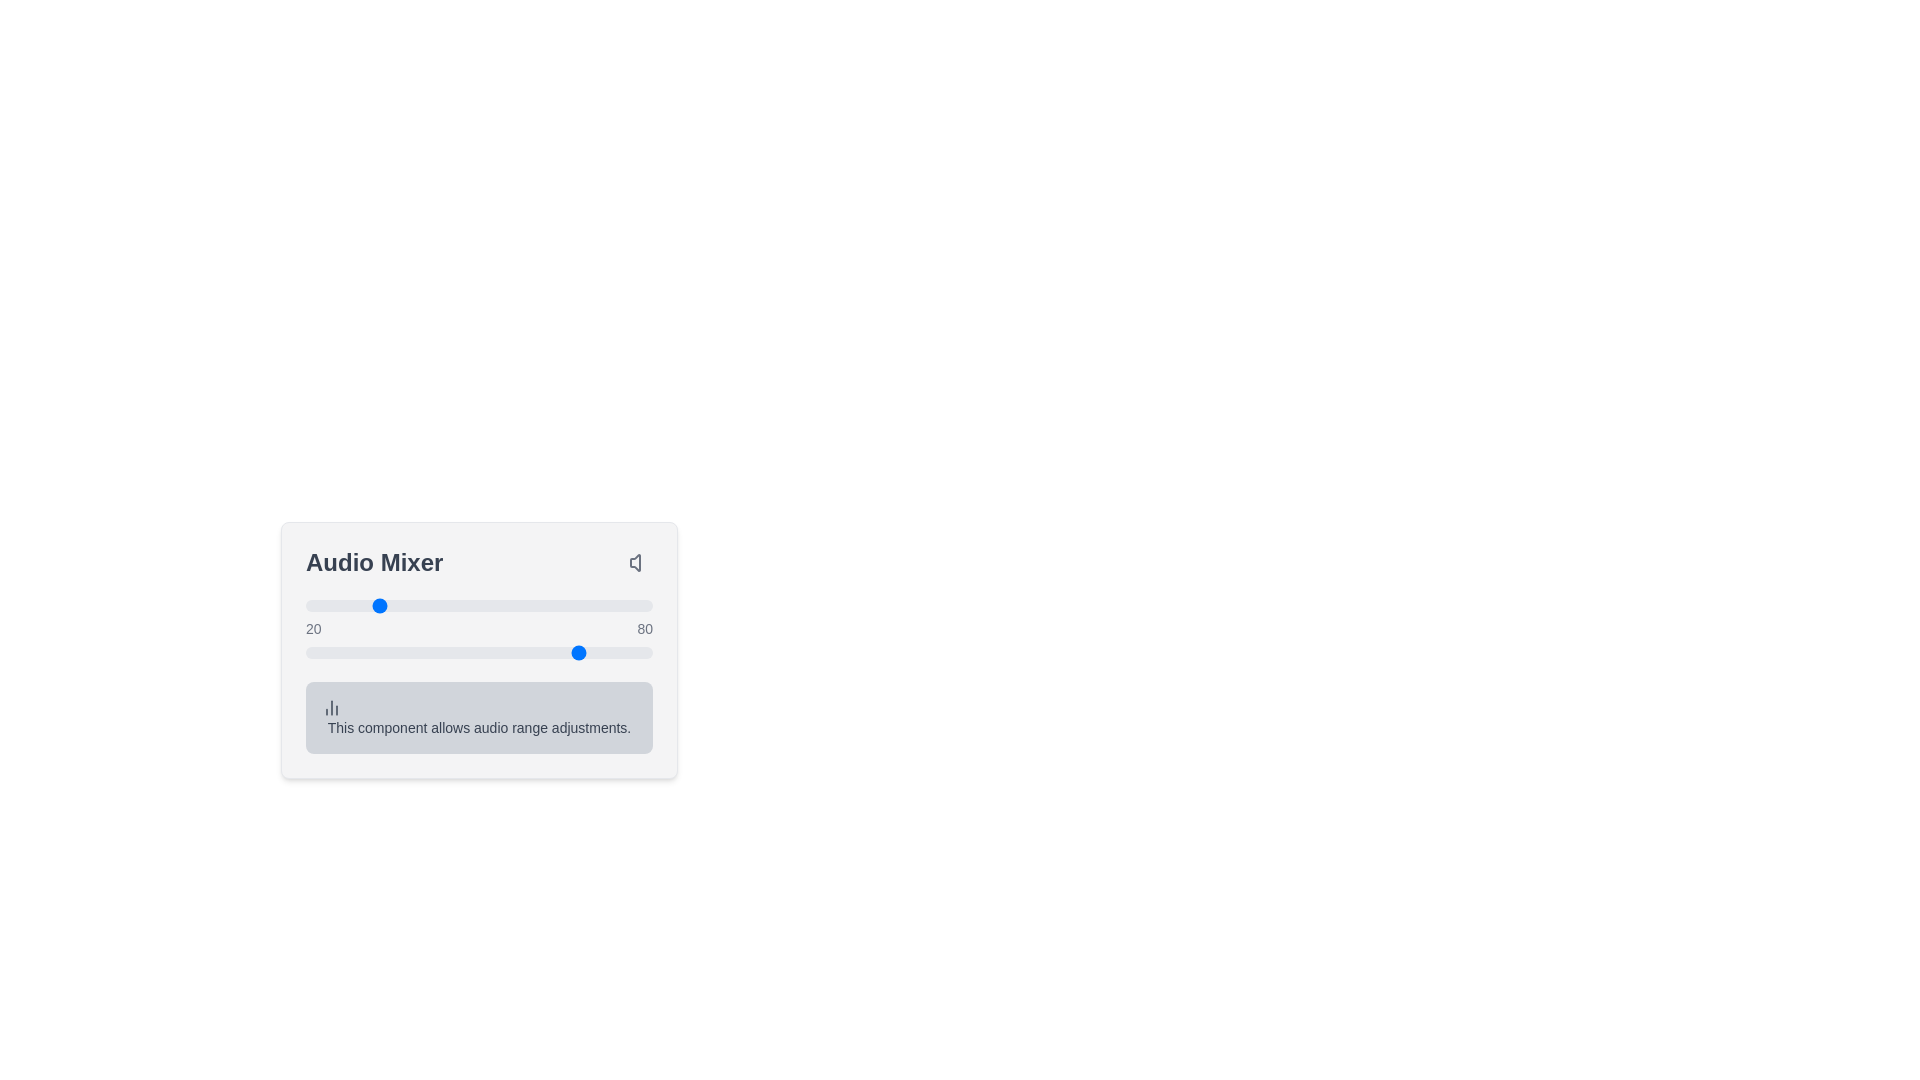  Describe the element at coordinates (645, 627) in the screenshot. I see `the text label displaying the number '80', which is a small gray font indicating a status or numerical indicator, located to the right of the label '20' near a slider control in the 'Audio Mixer' component` at that location.